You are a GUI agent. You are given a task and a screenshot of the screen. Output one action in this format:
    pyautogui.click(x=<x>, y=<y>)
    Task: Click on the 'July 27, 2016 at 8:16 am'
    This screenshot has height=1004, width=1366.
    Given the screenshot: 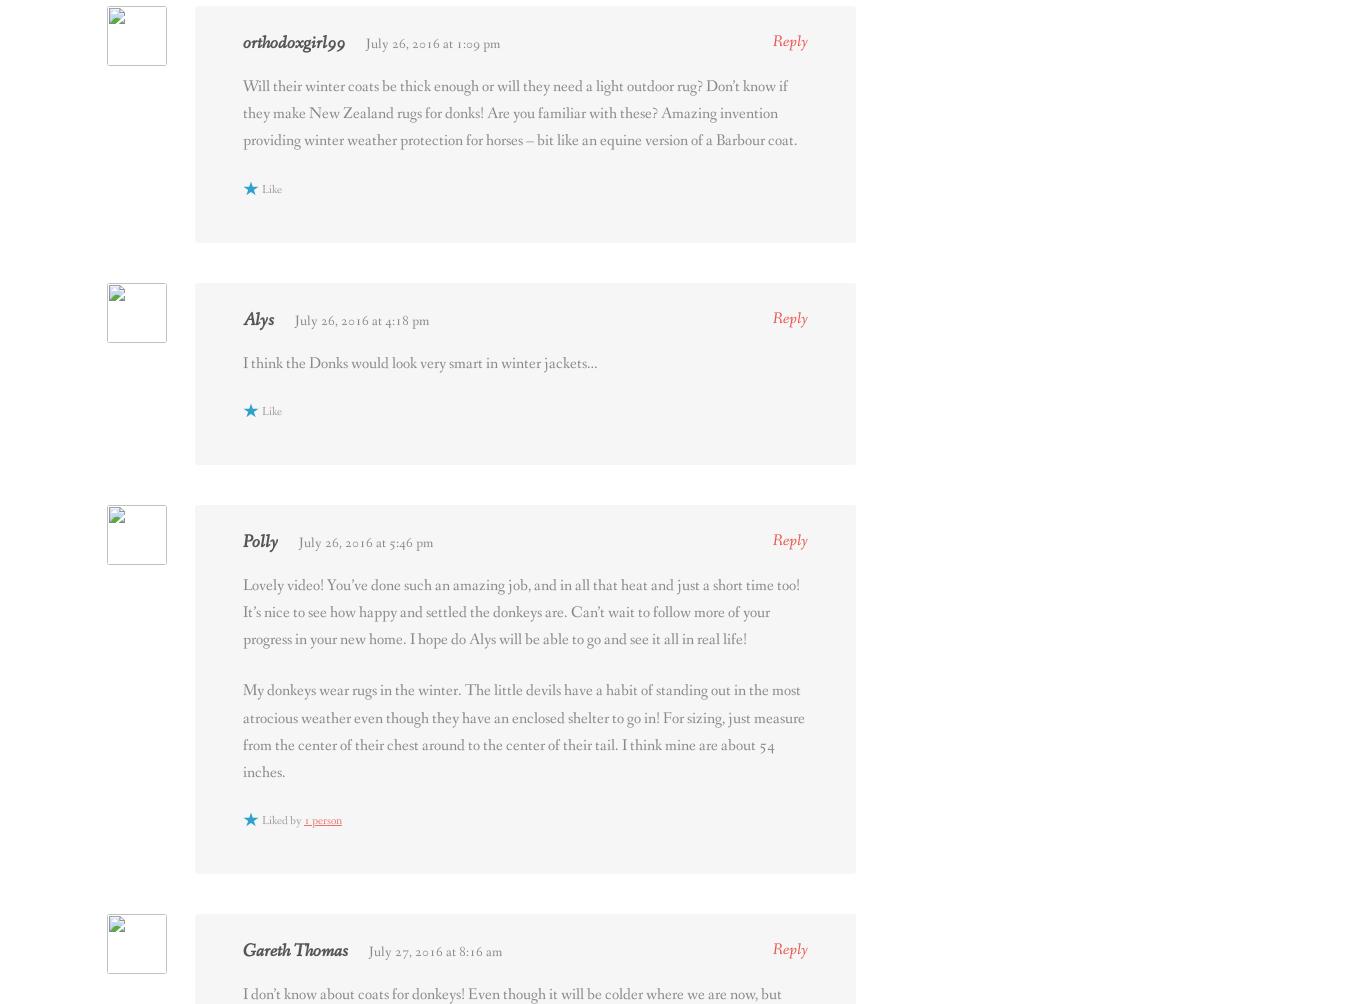 What is the action you would take?
    pyautogui.click(x=367, y=950)
    